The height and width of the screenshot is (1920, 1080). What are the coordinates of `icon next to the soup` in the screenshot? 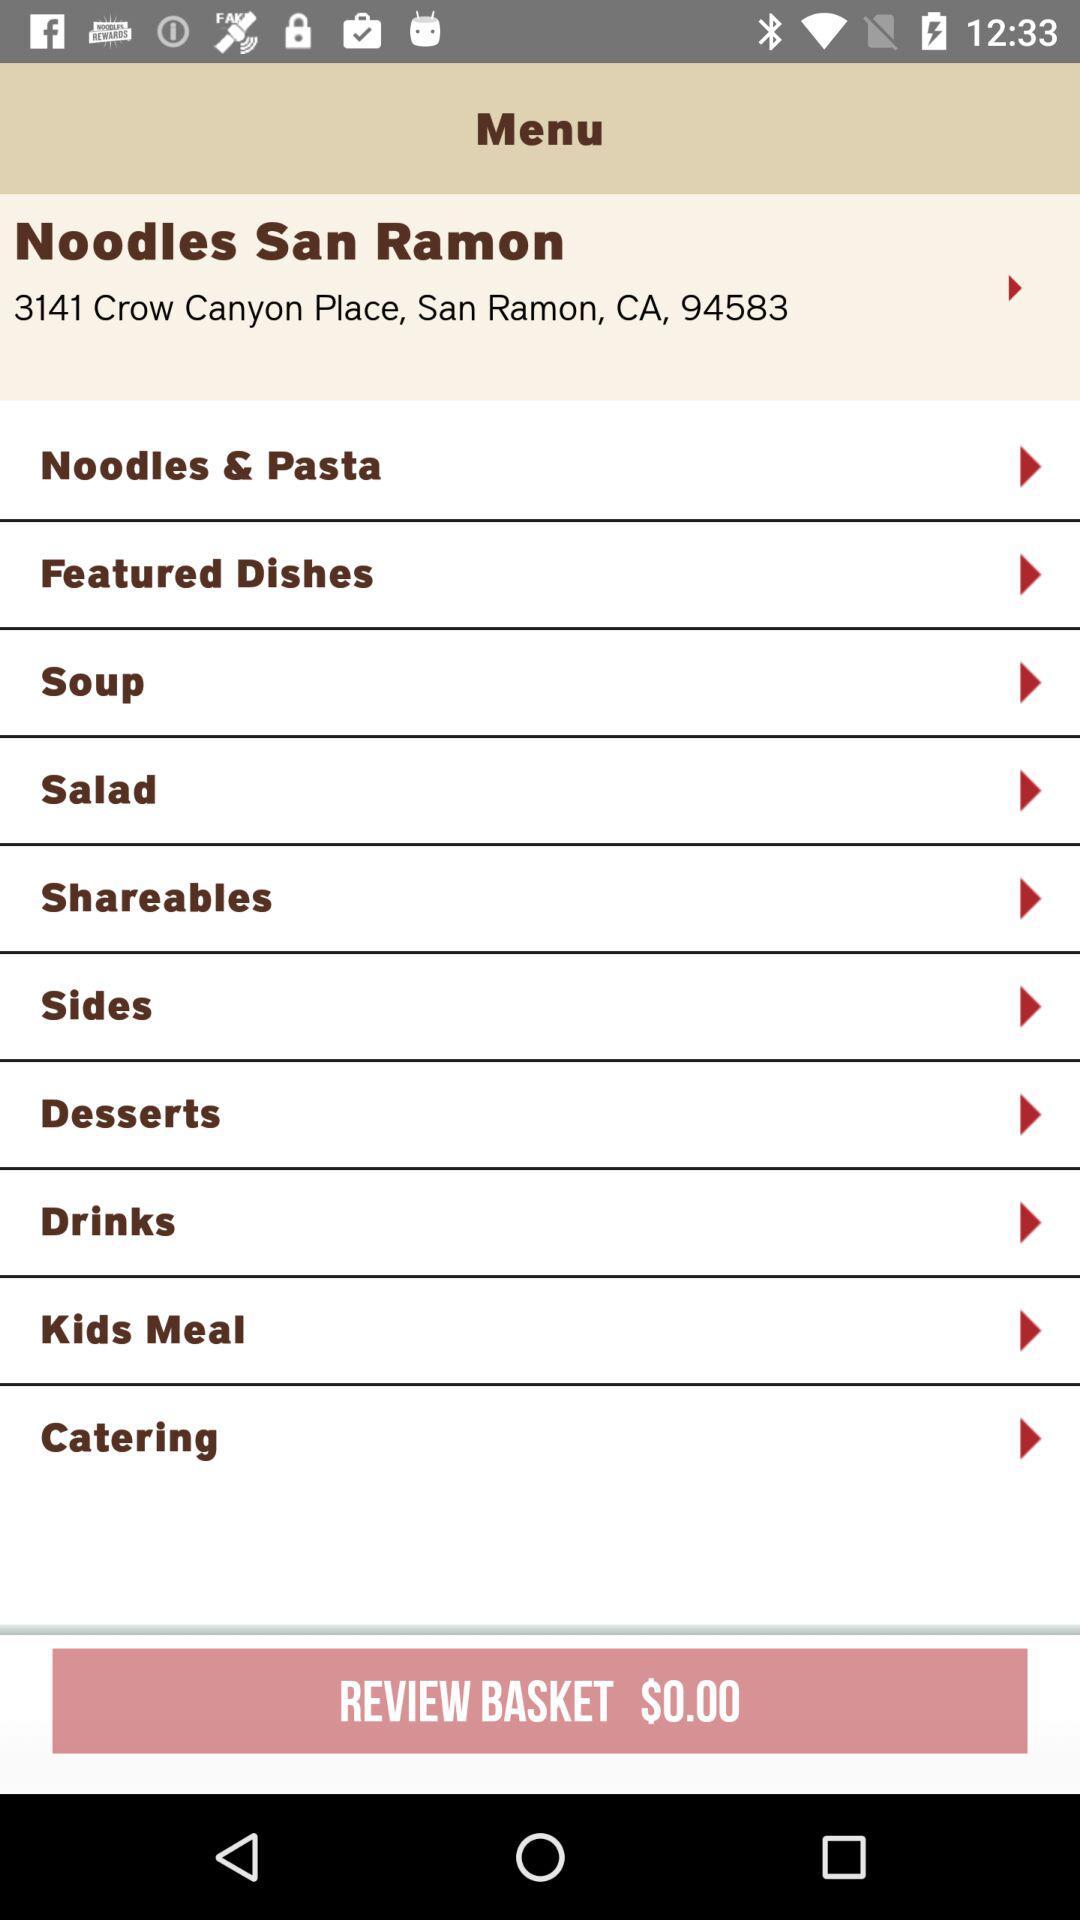 It's located at (1028, 682).